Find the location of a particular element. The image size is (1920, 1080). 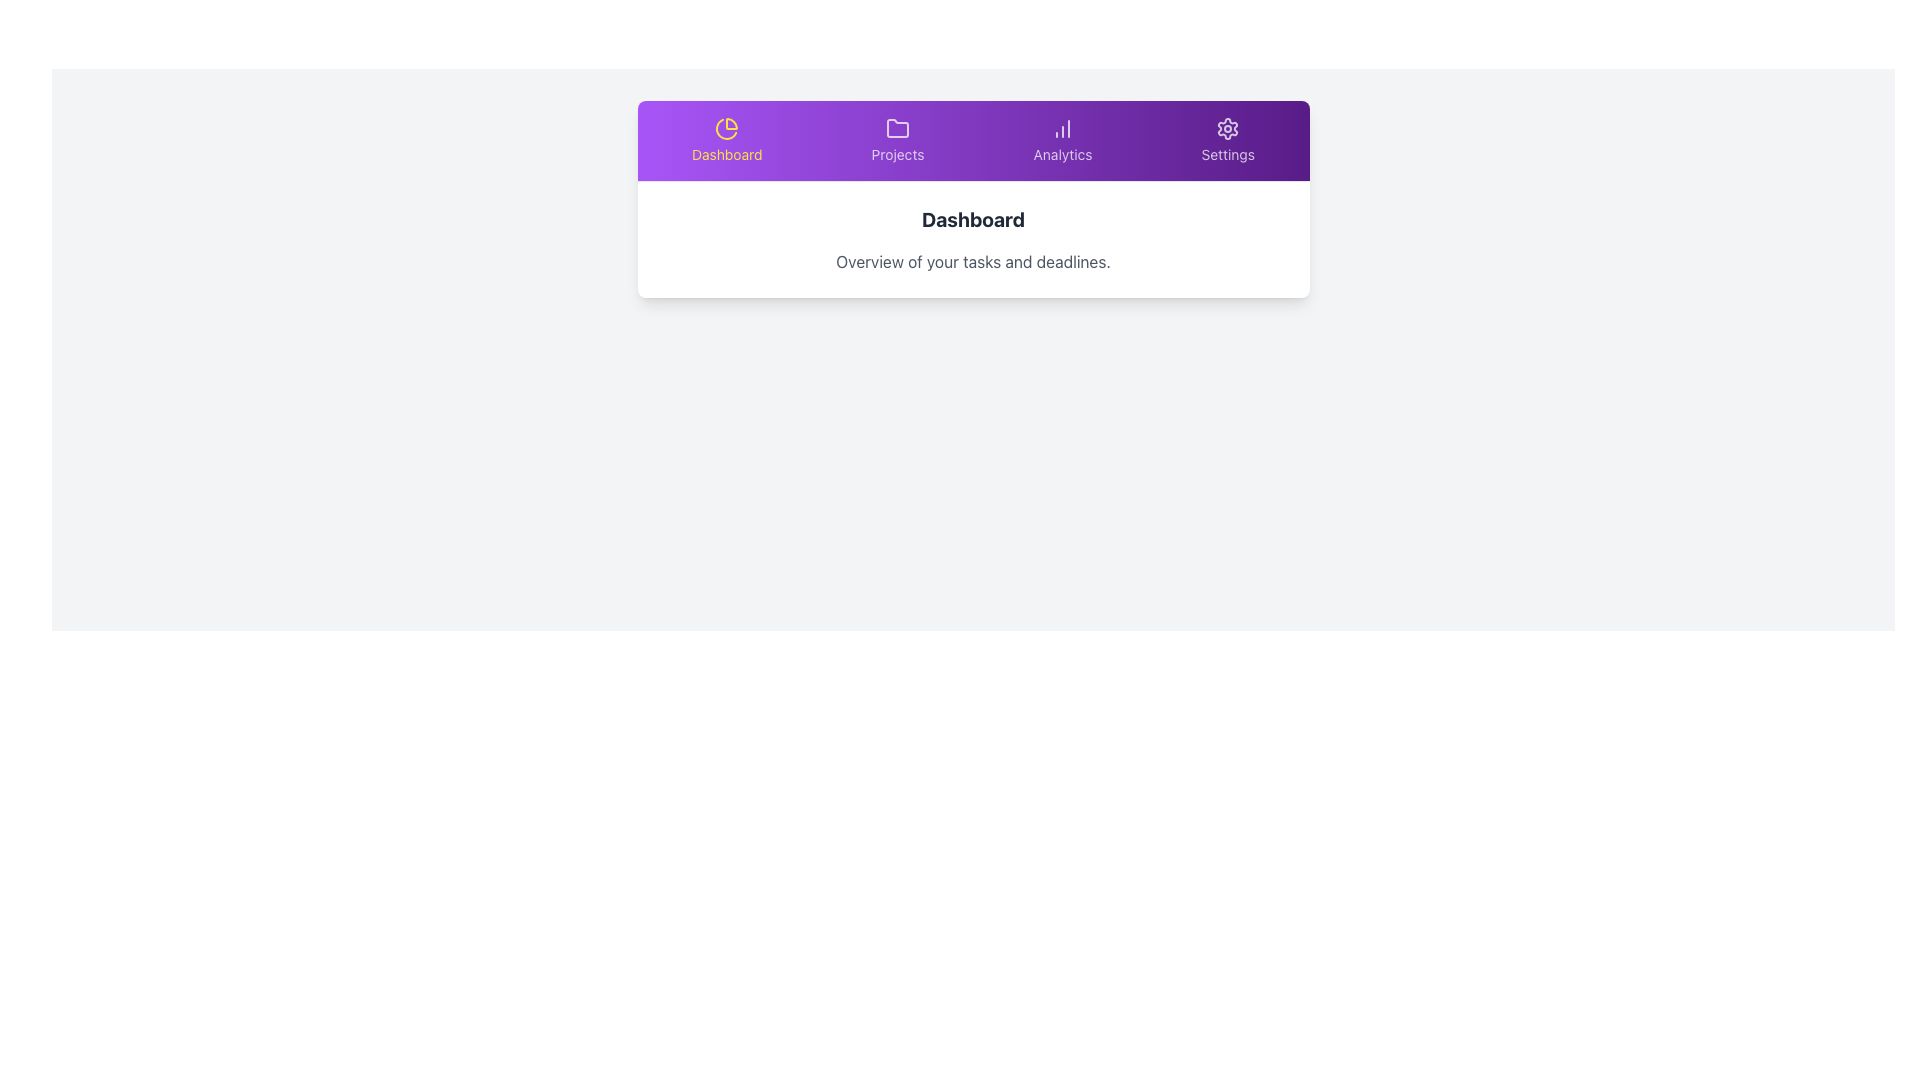

the 'Analytics' icon located in the top navigation bar, which serves as a visual indicator for accessing the Analytics section is located at coordinates (1061, 128).